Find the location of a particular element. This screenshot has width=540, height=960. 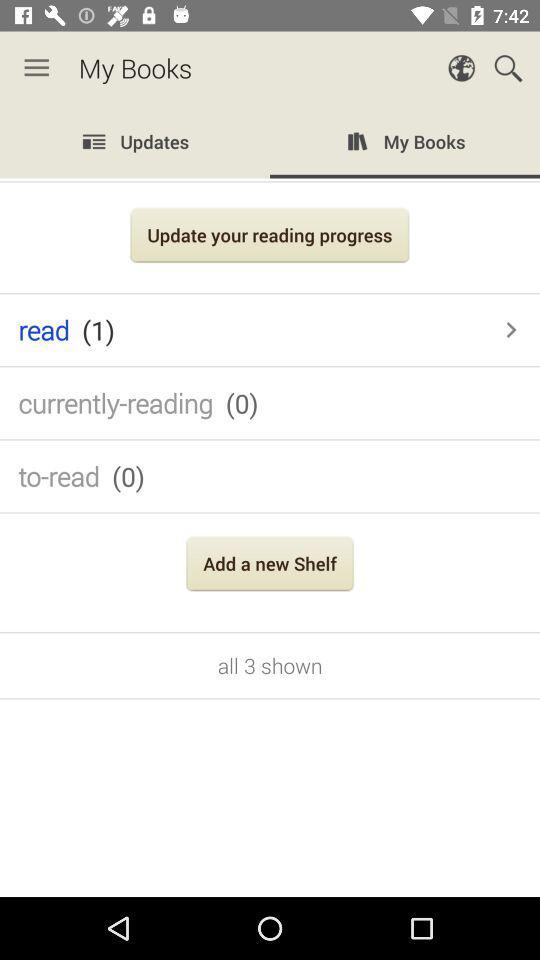

the add a new icon is located at coordinates (270, 566).